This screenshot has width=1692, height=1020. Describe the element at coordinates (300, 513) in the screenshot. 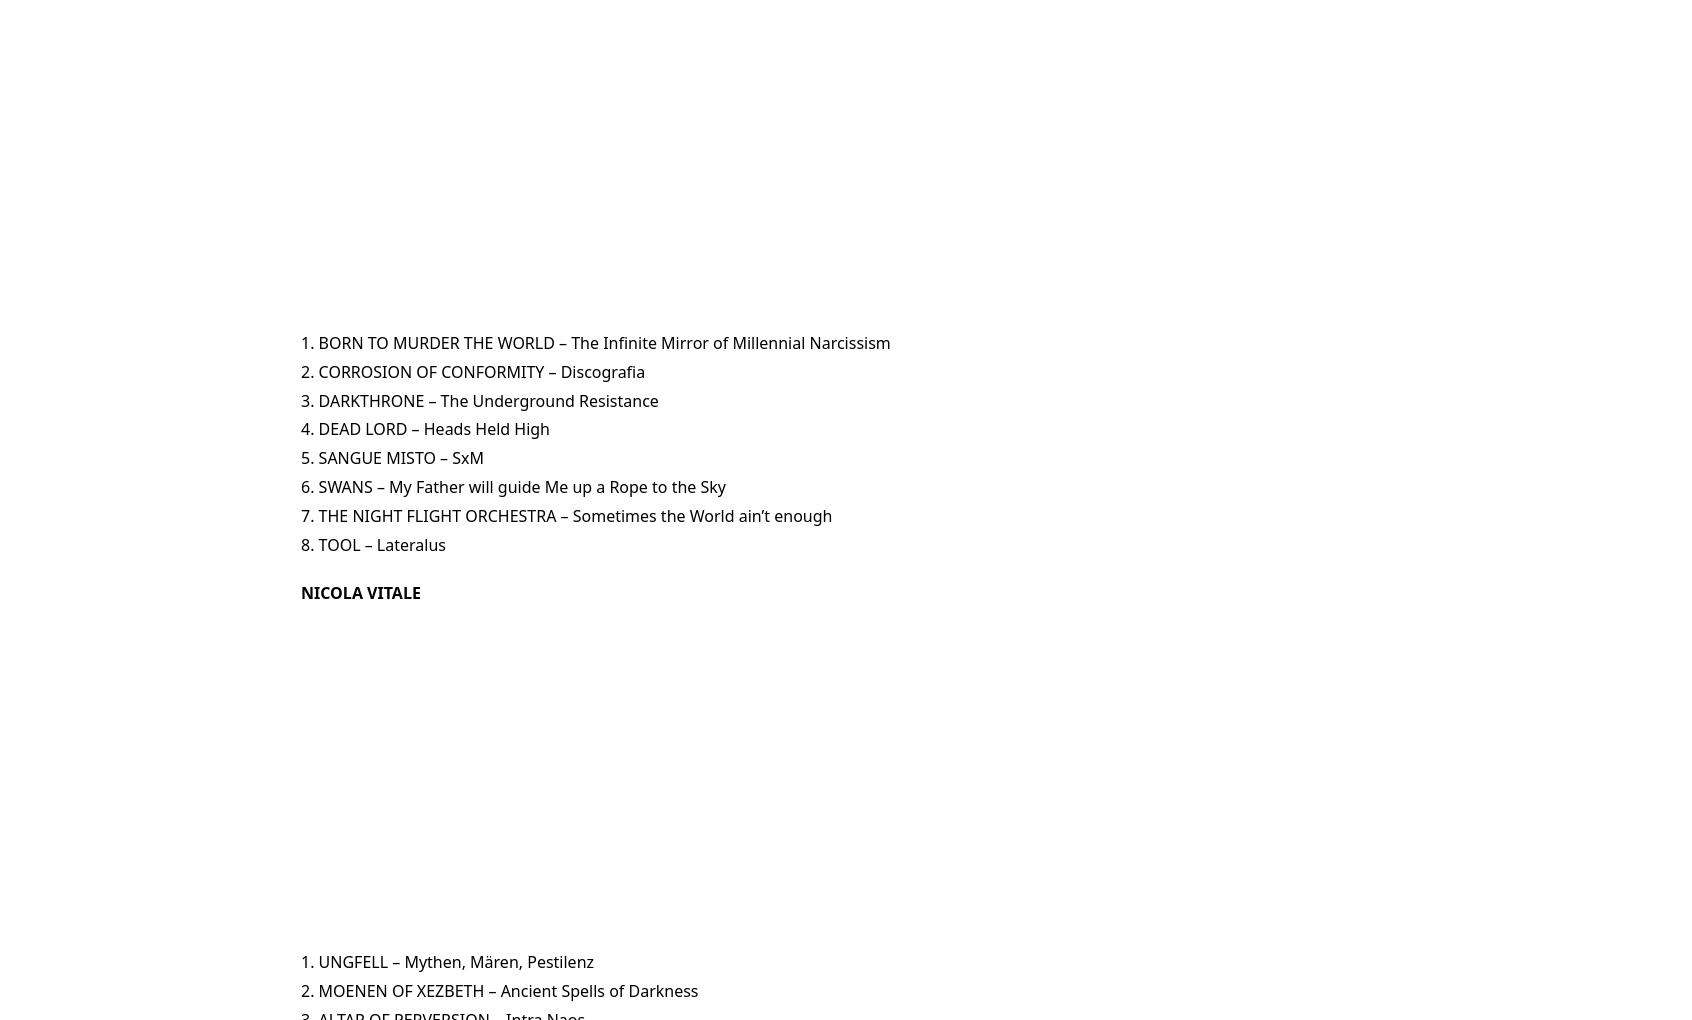

I see `'7. THE NIGHT FLIGHT ORCHESTRA – Sometimes the World ain’t enough'` at that location.